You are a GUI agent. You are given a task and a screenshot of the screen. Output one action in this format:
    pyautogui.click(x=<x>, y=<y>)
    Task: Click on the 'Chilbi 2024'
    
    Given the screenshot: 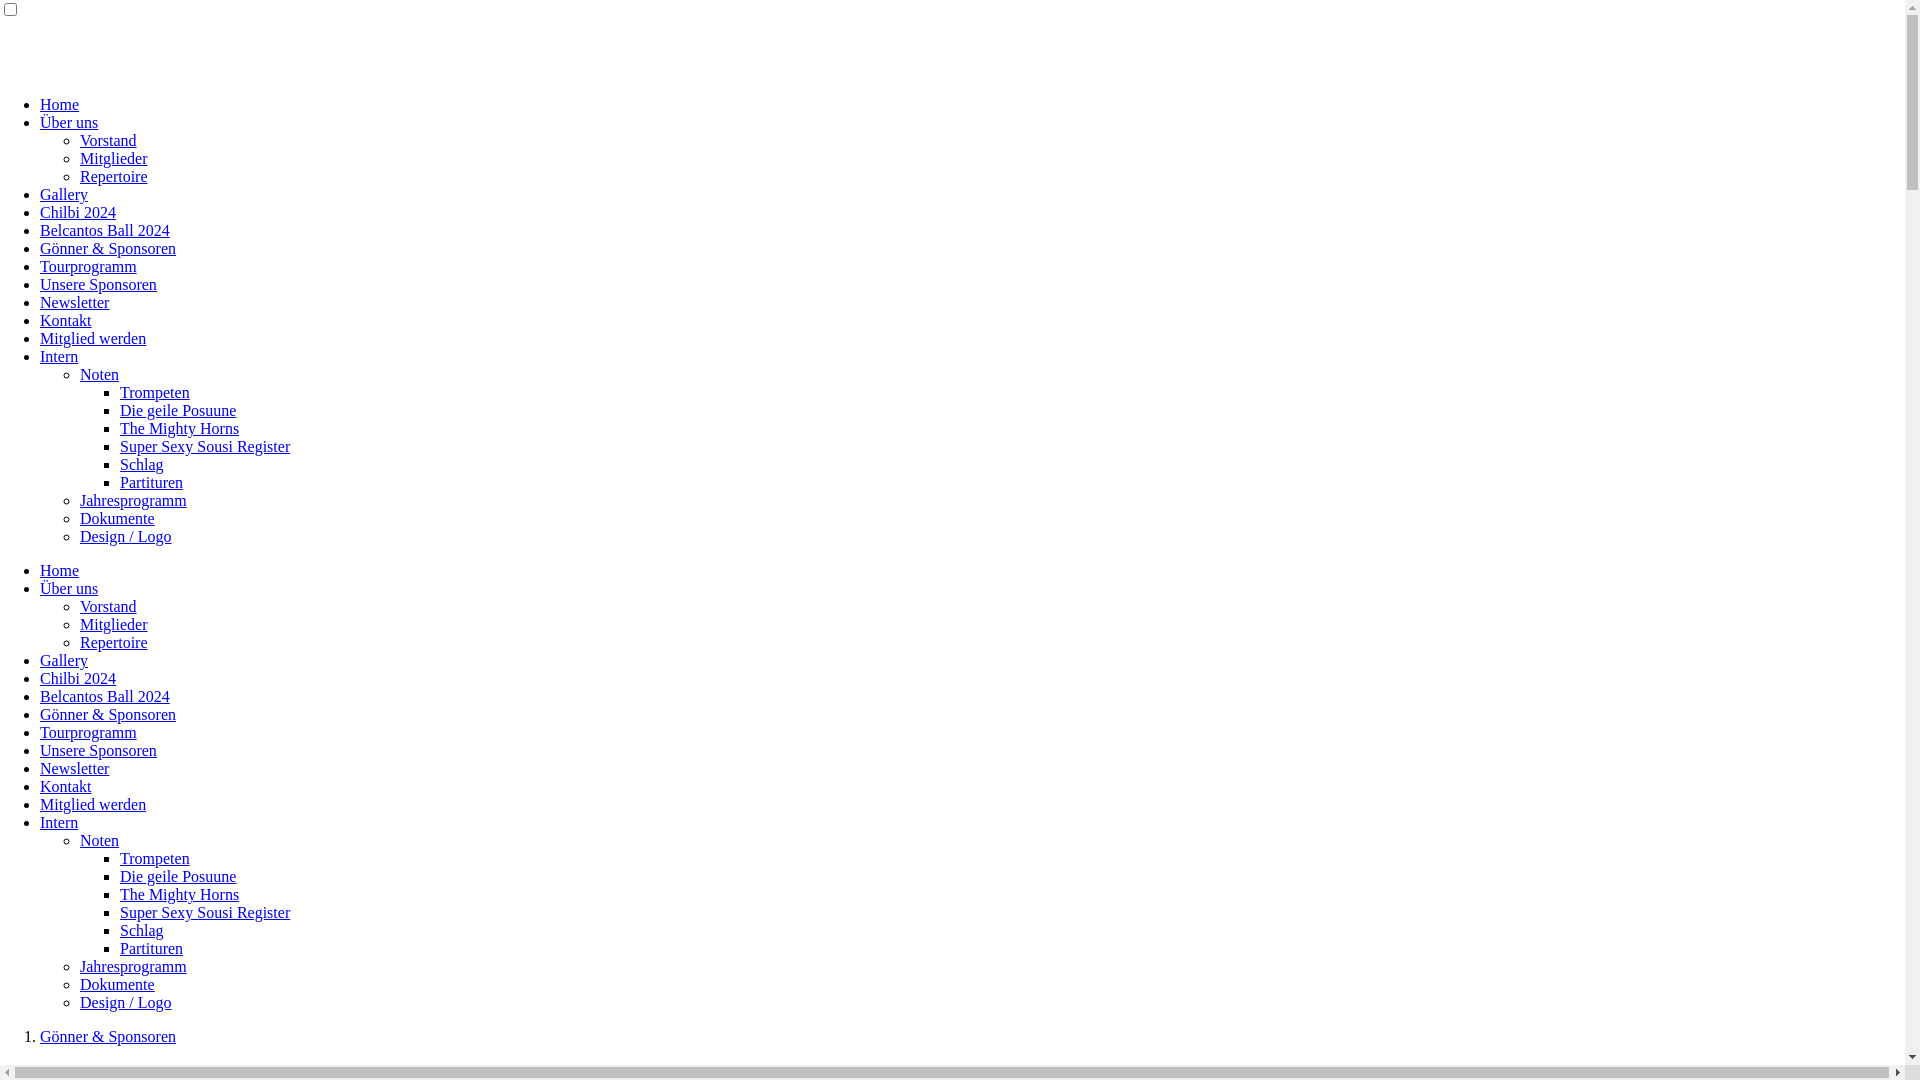 What is the action you would take?
    pyautogui.click(x=77, y=212)
    